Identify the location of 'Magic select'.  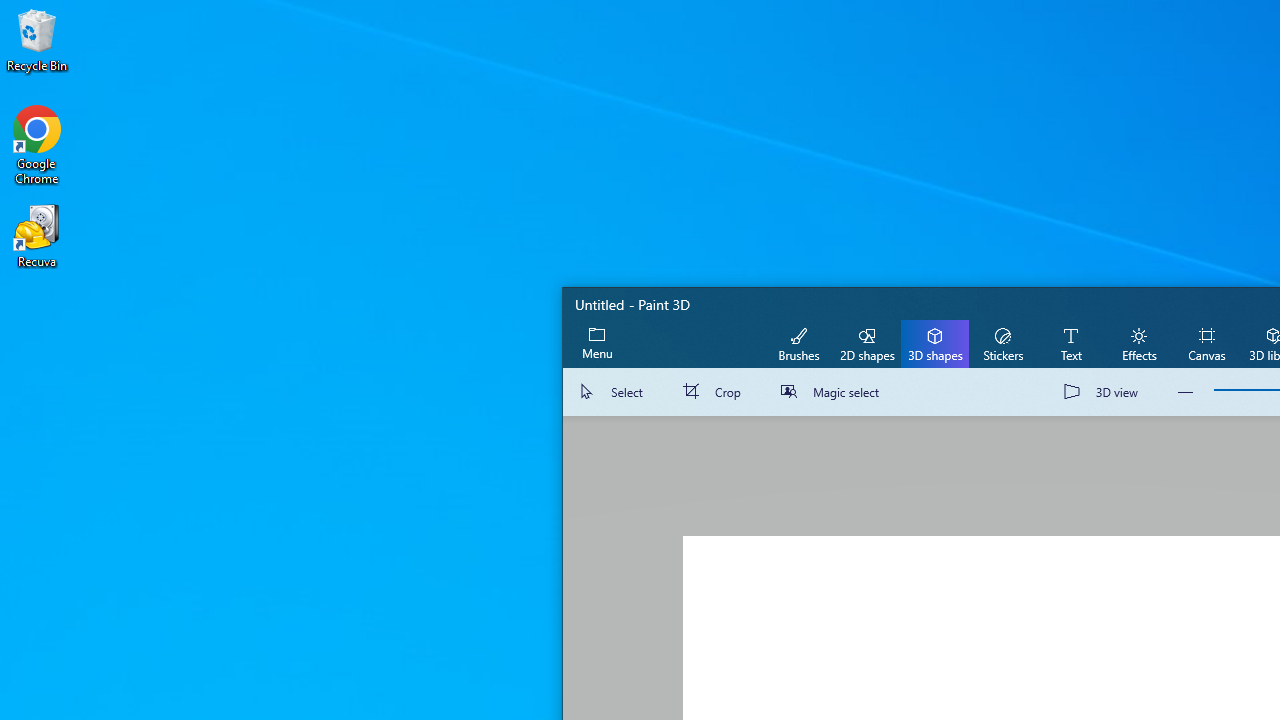
(833, 392).